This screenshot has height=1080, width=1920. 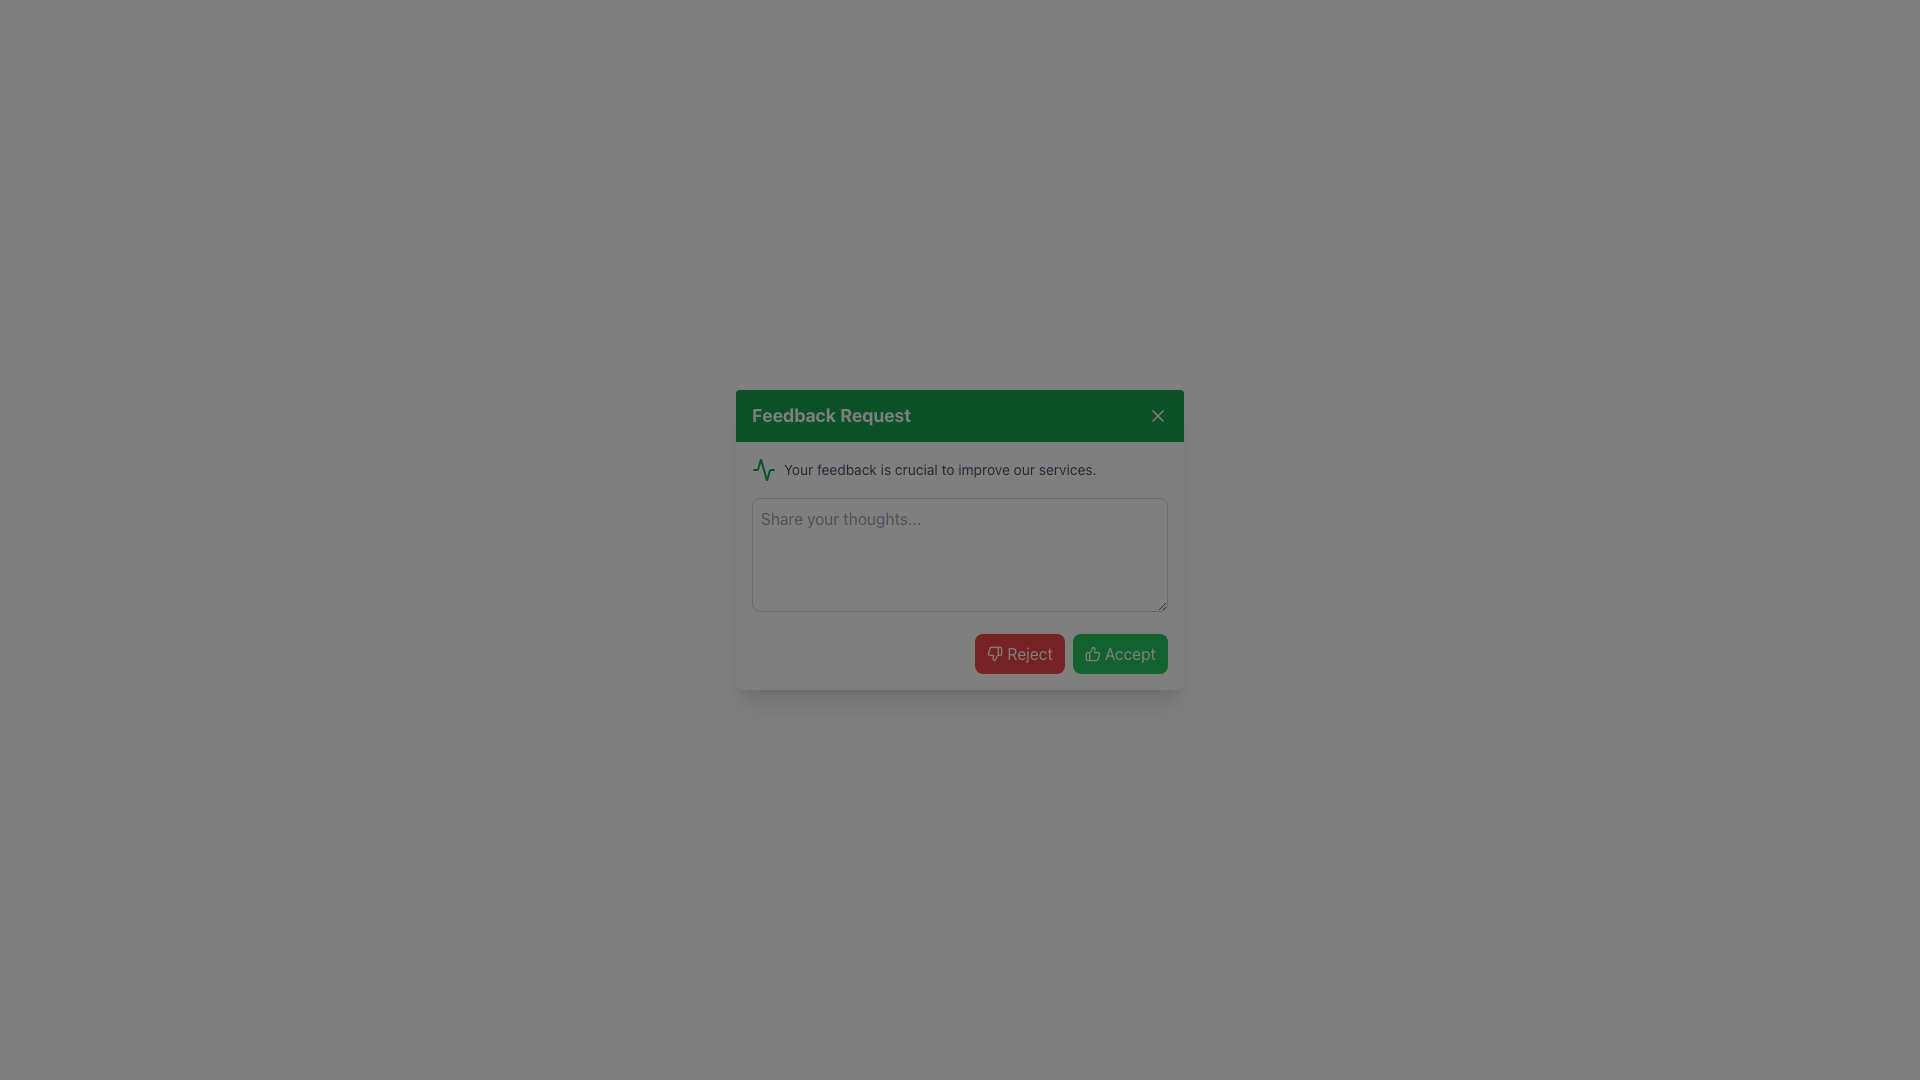 What do you see at coordinates (939, 470) in the screenshot?
I see `text label located below the 'Feedback Request' header and above the 'Share your thoughts...' input area, which provides context for the feedback dialog` at bounding box center [939, 470].